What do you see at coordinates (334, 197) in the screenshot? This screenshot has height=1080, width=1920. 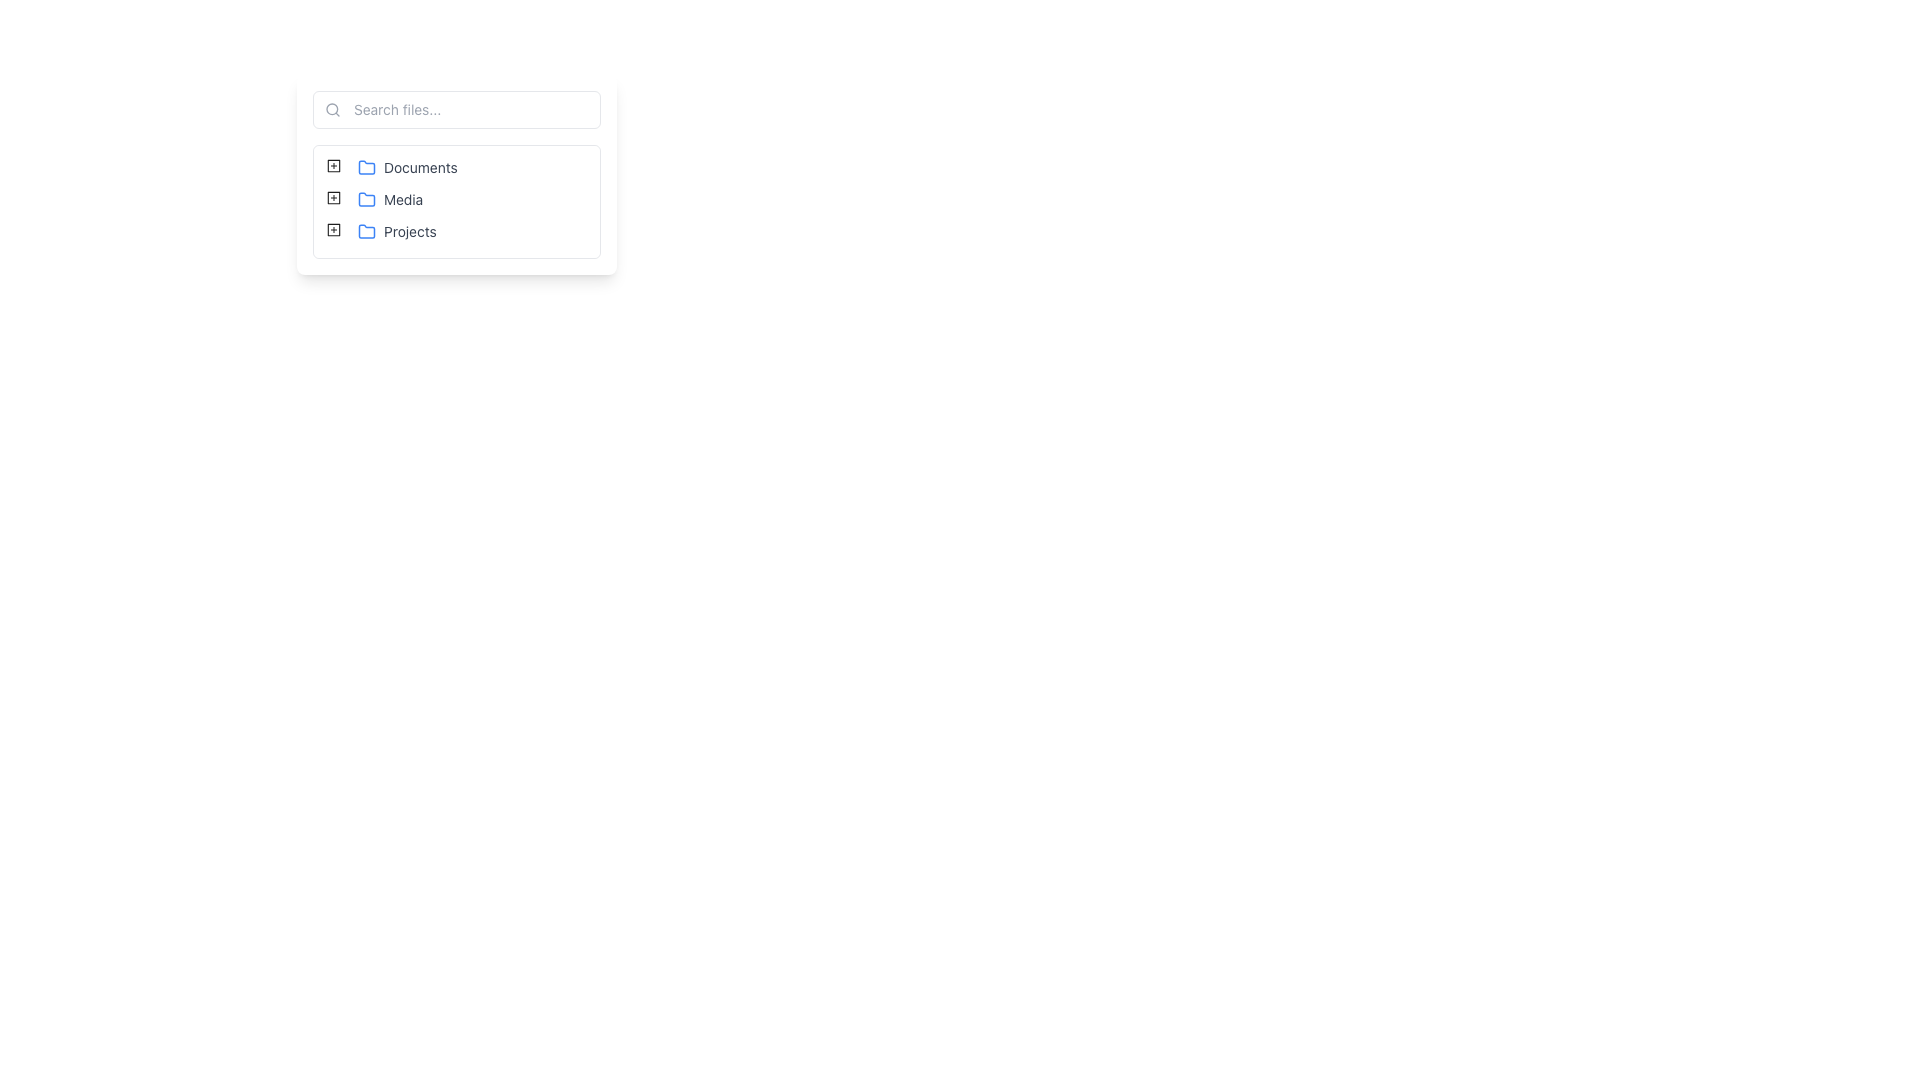 I see `the collapsible/expandable folder icon button for the 'Media' folder` at bounding box center [334, 197].